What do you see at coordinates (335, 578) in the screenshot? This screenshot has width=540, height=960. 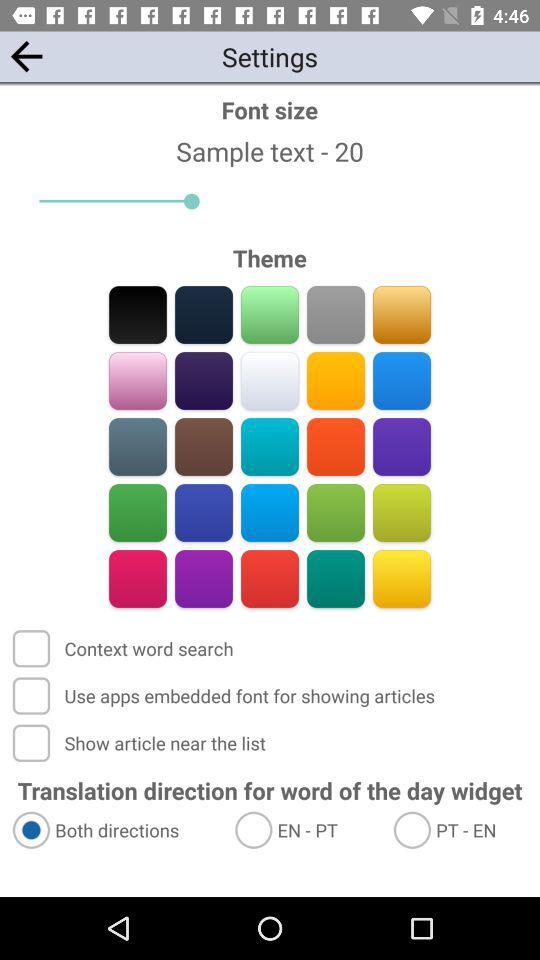 I see `theme color` at bounding box center [335, 578].